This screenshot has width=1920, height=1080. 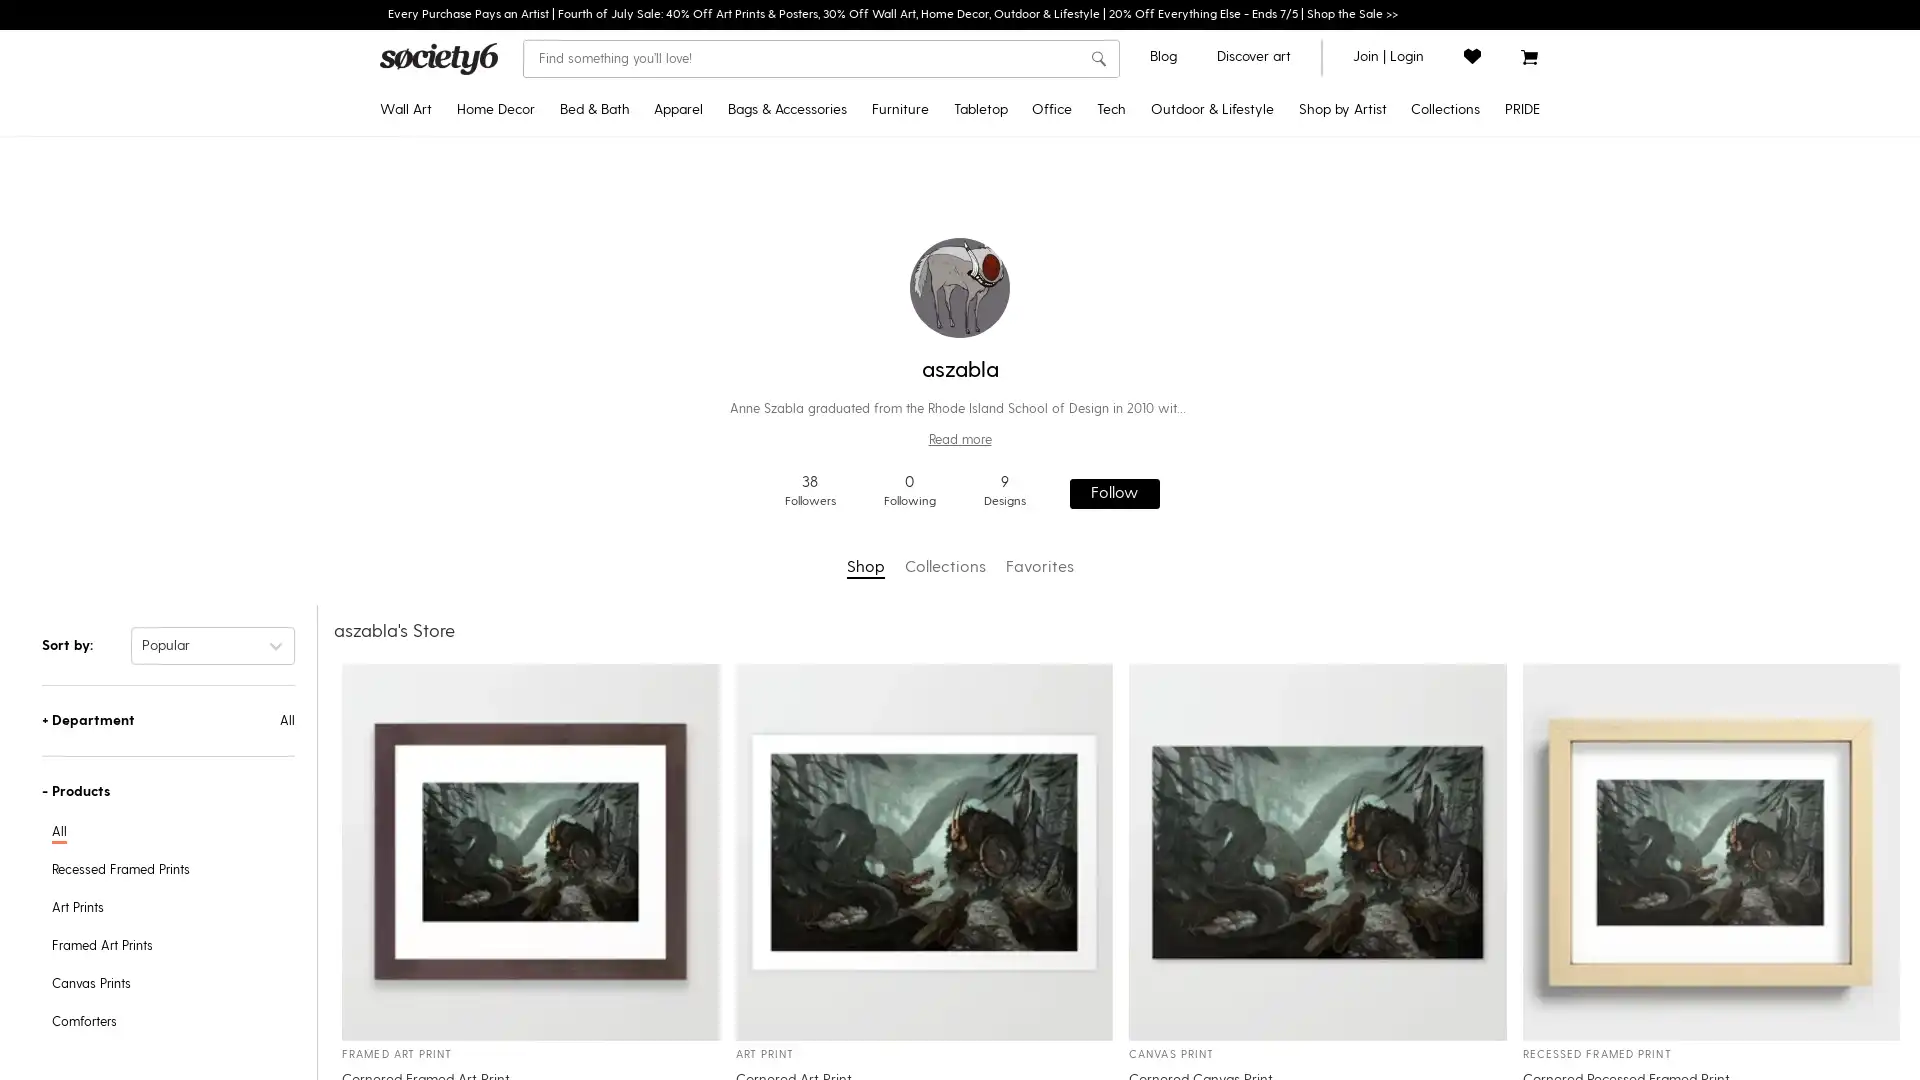 What do you see at coordinates (1238, 322) in the screenshot?
I see `Outdoor Throw Pillows` at bounding box center [1238, 322].